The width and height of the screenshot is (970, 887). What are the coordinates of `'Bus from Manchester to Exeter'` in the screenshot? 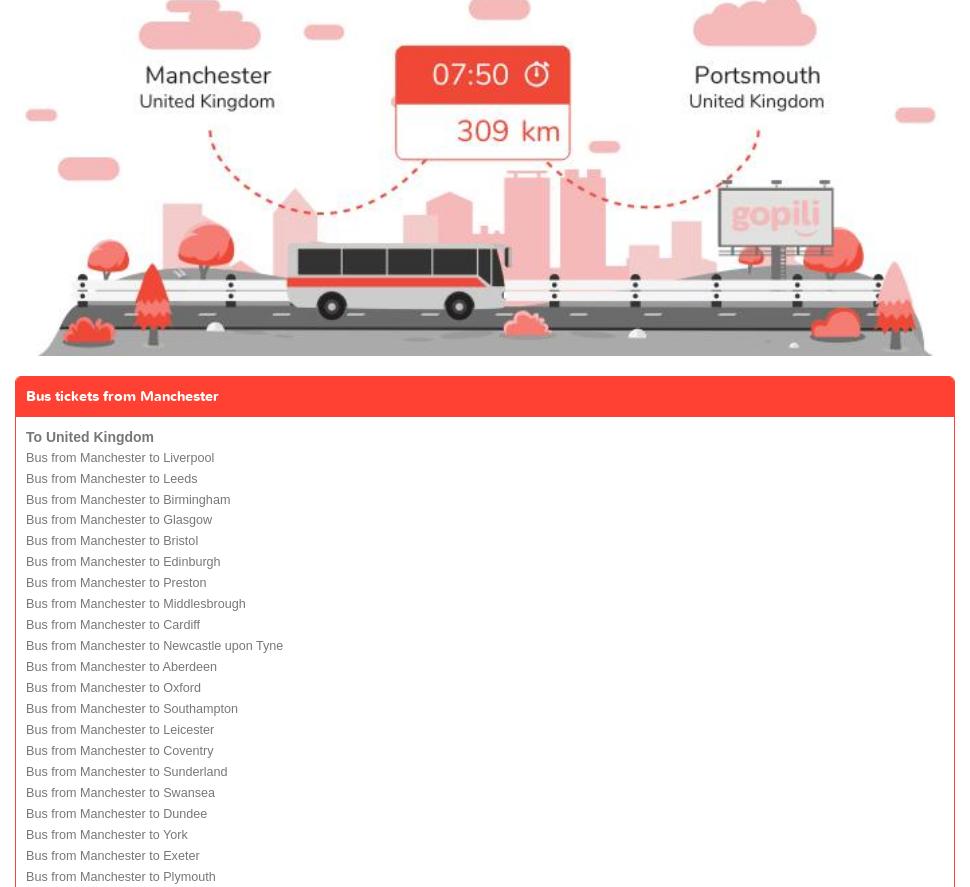 It's located at (112, 855).